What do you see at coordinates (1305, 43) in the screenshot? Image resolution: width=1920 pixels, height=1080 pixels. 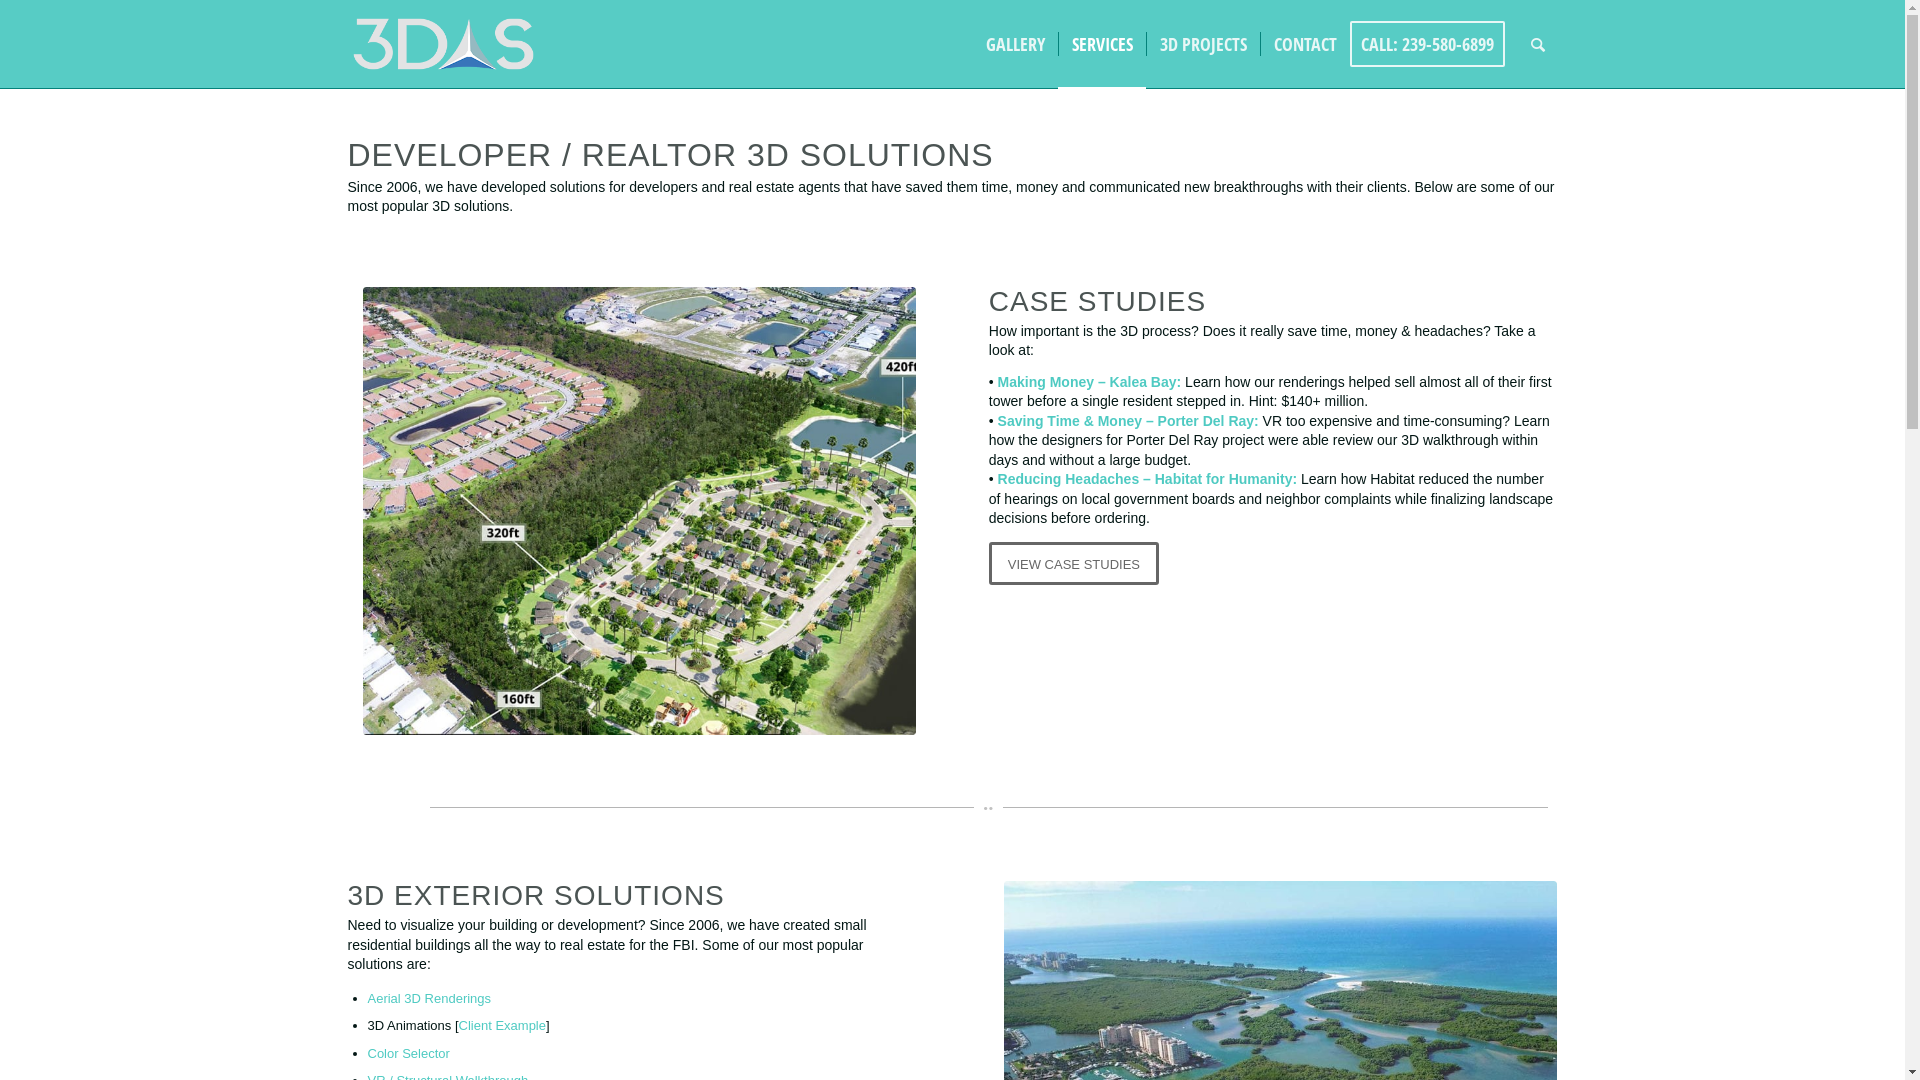 I see `'CONTACT'` at bounding box center [1305, 43].